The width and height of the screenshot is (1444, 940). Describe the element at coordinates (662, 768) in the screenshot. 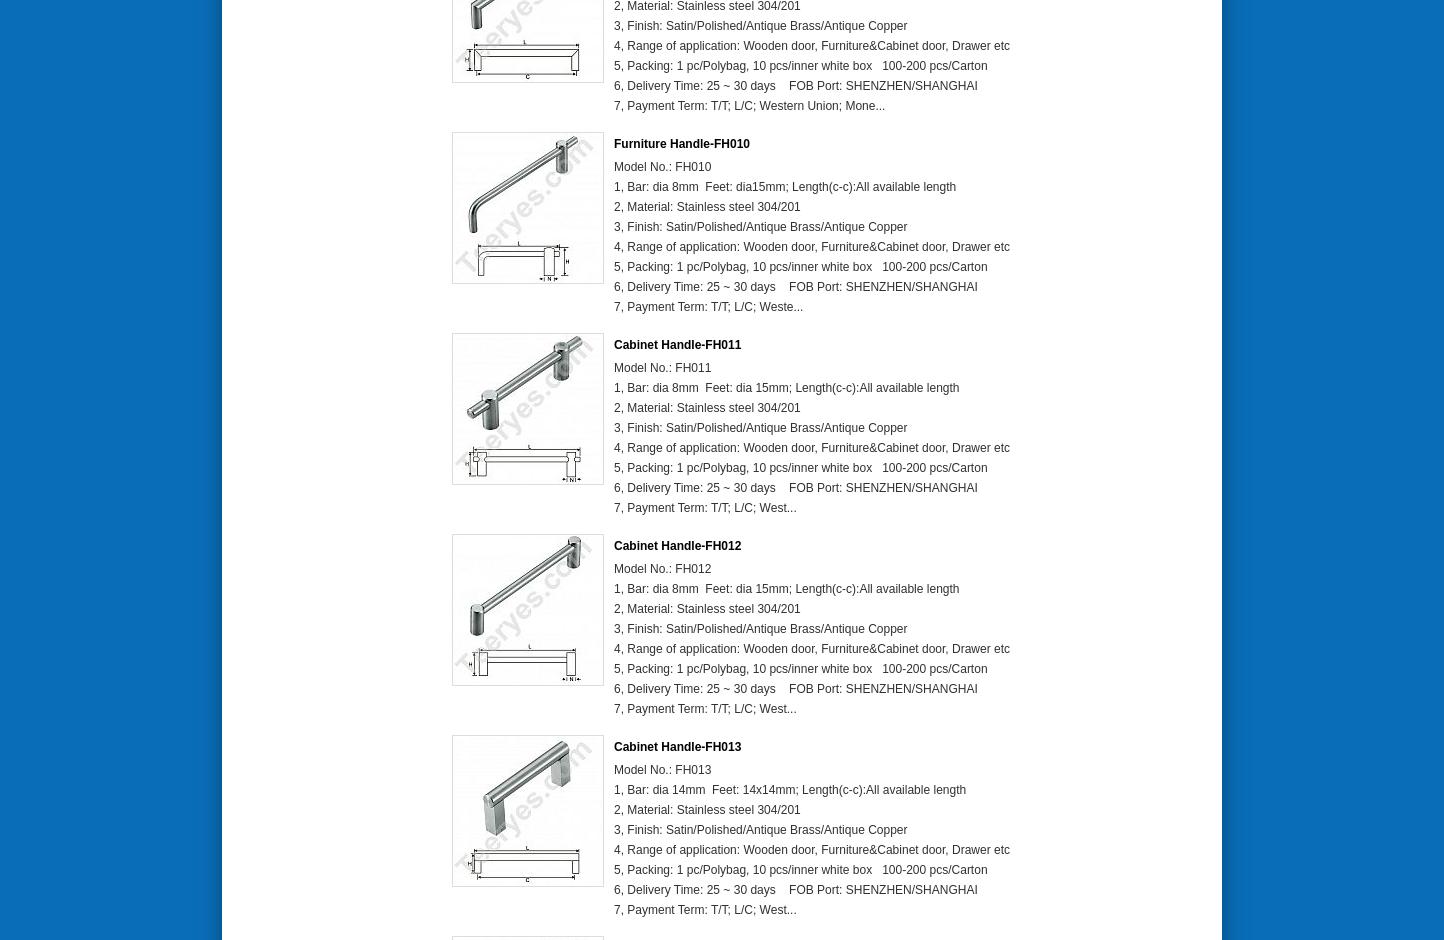

I see `'Model No.: FH013'` at that location.